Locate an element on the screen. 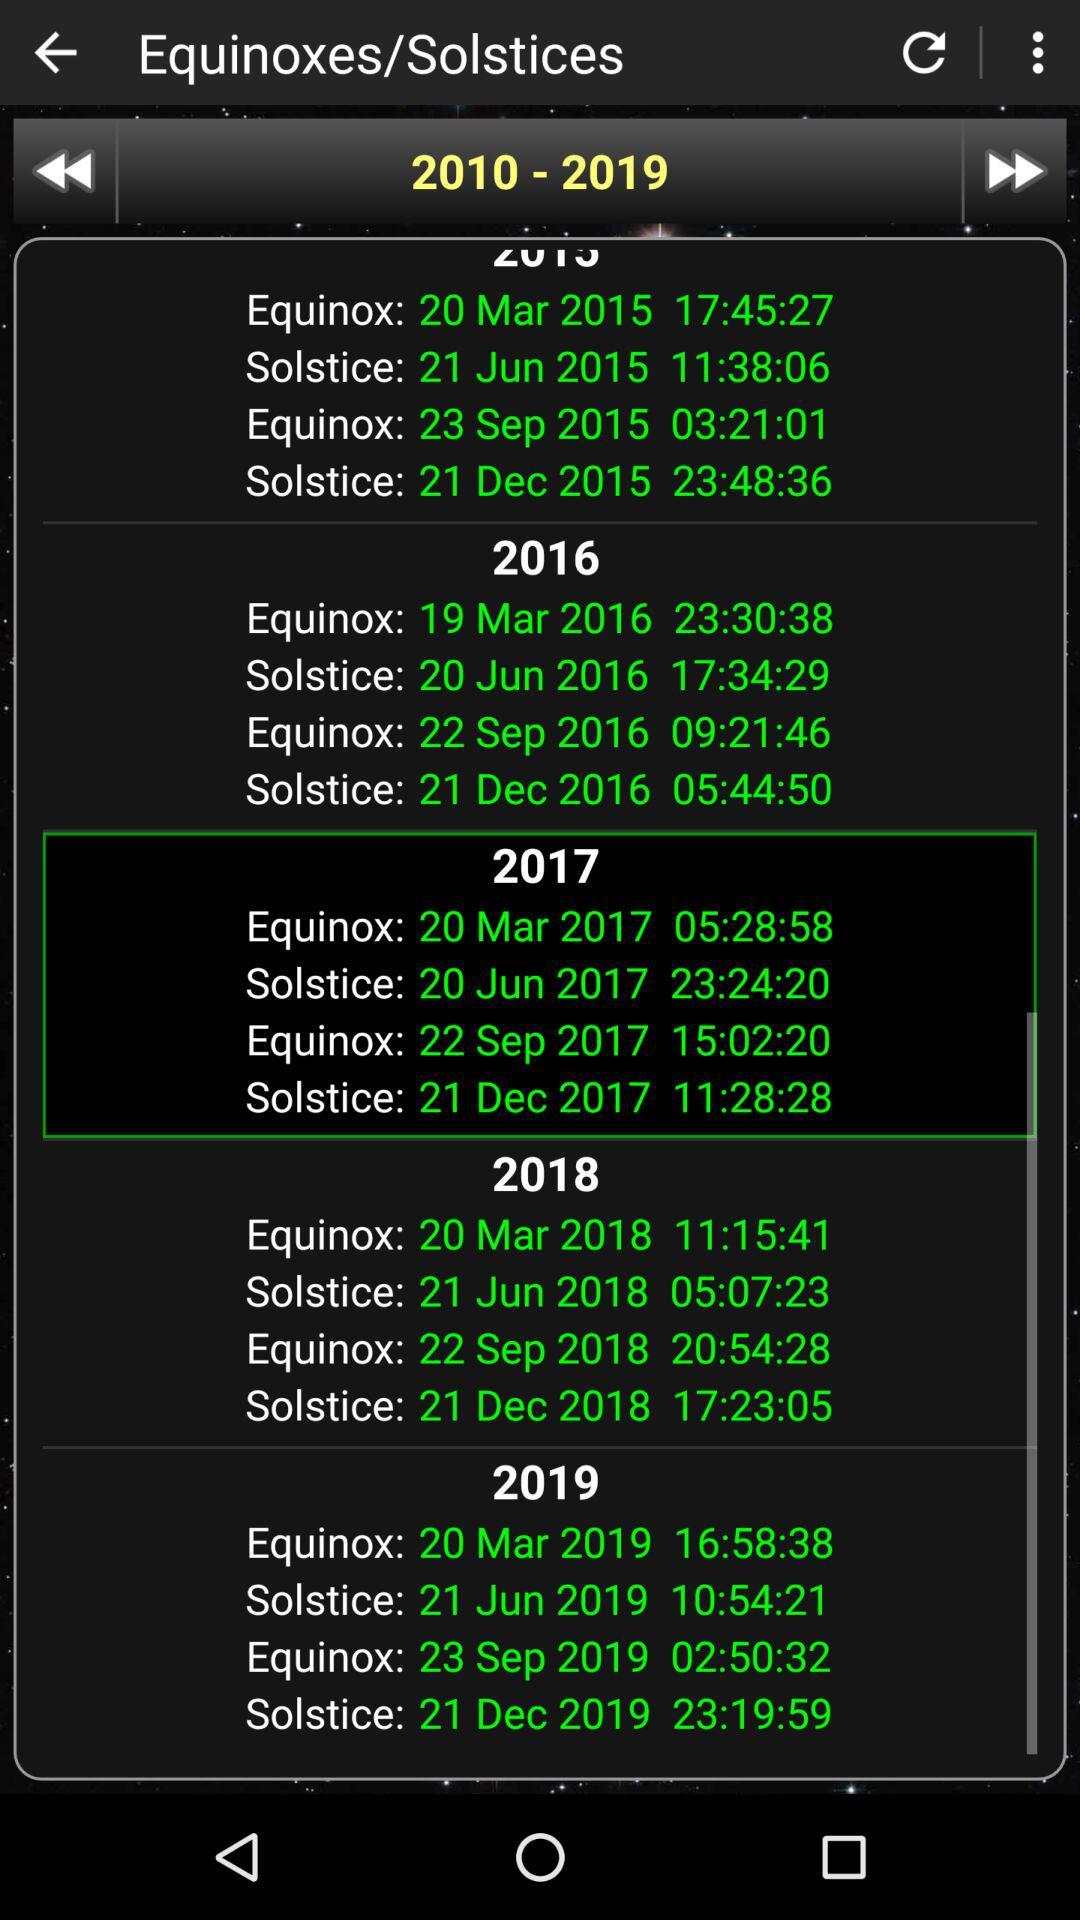 The height and width of the screenshot is (1920, 1080). go back is located at coordinates (54, 52).